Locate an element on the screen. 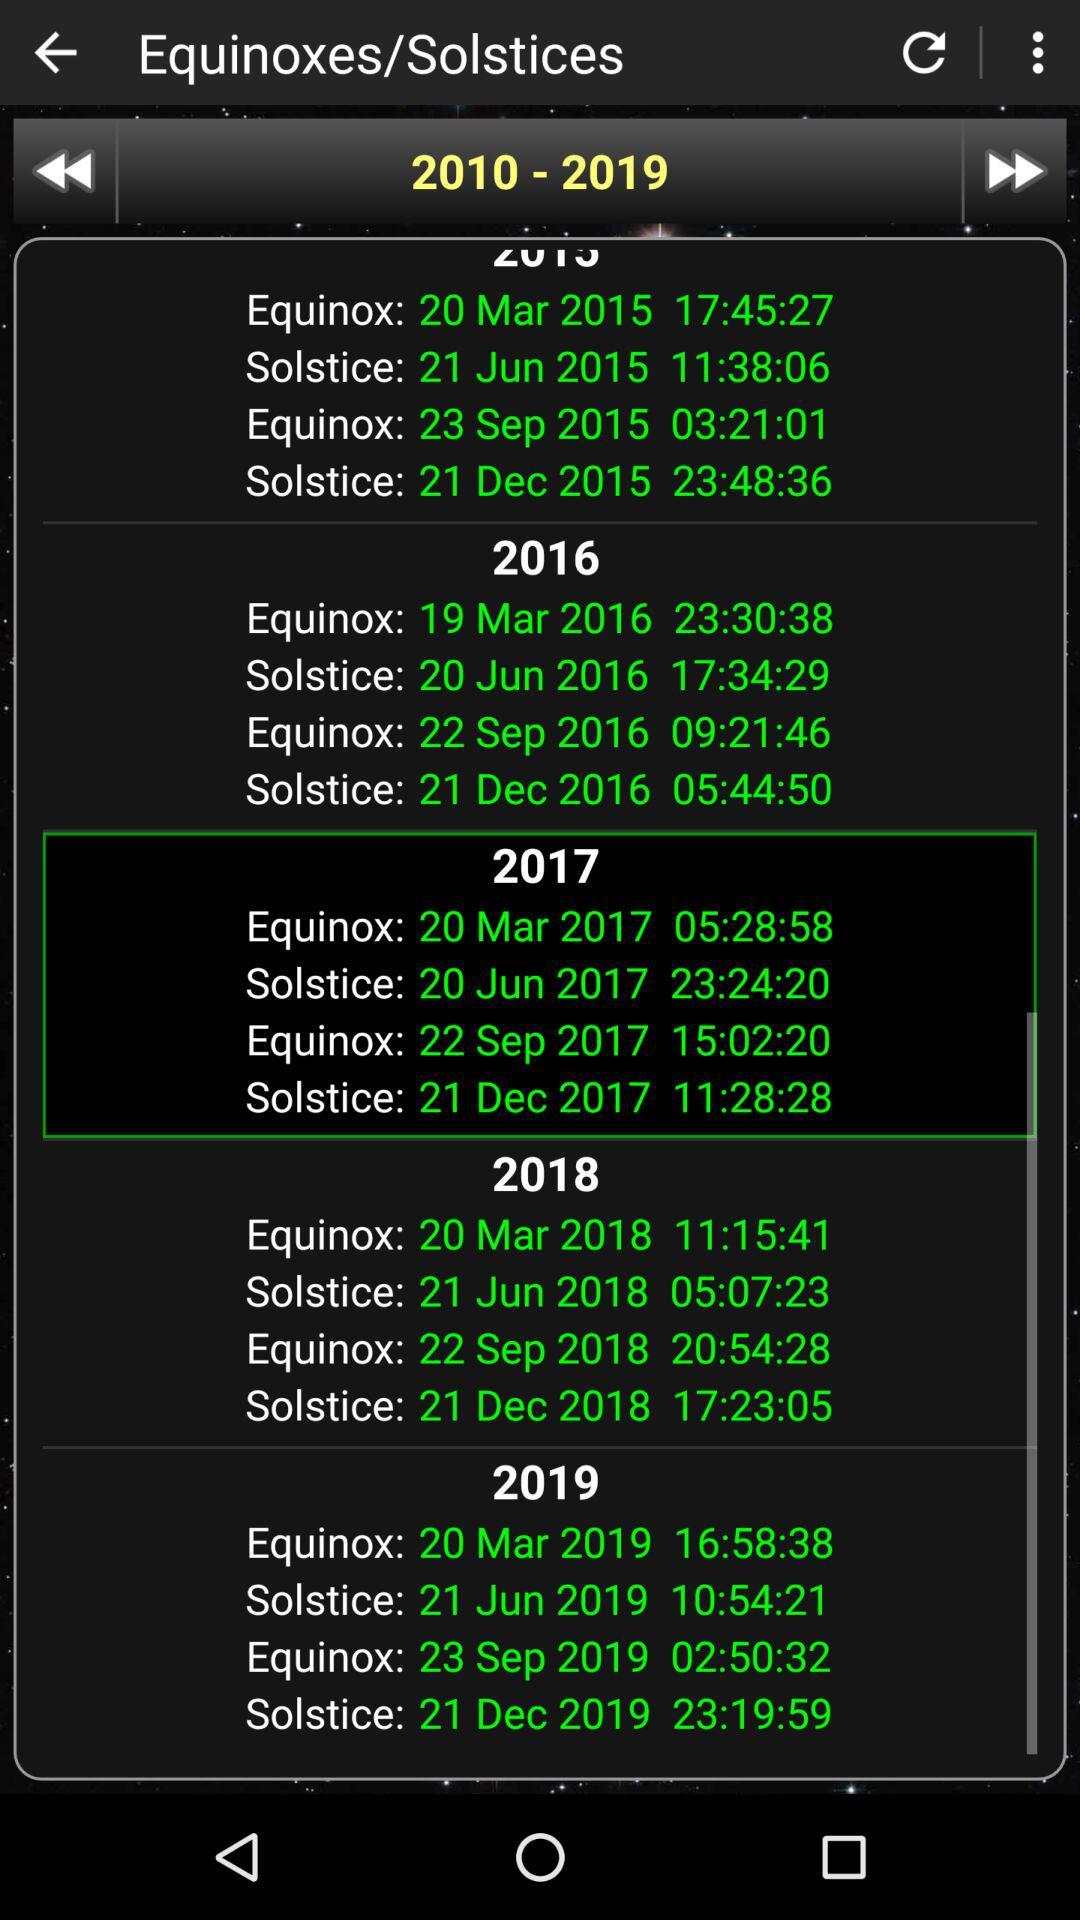 The height and width of the screenshot is (1920, 1080). go back is located at coordinates (54, 52).